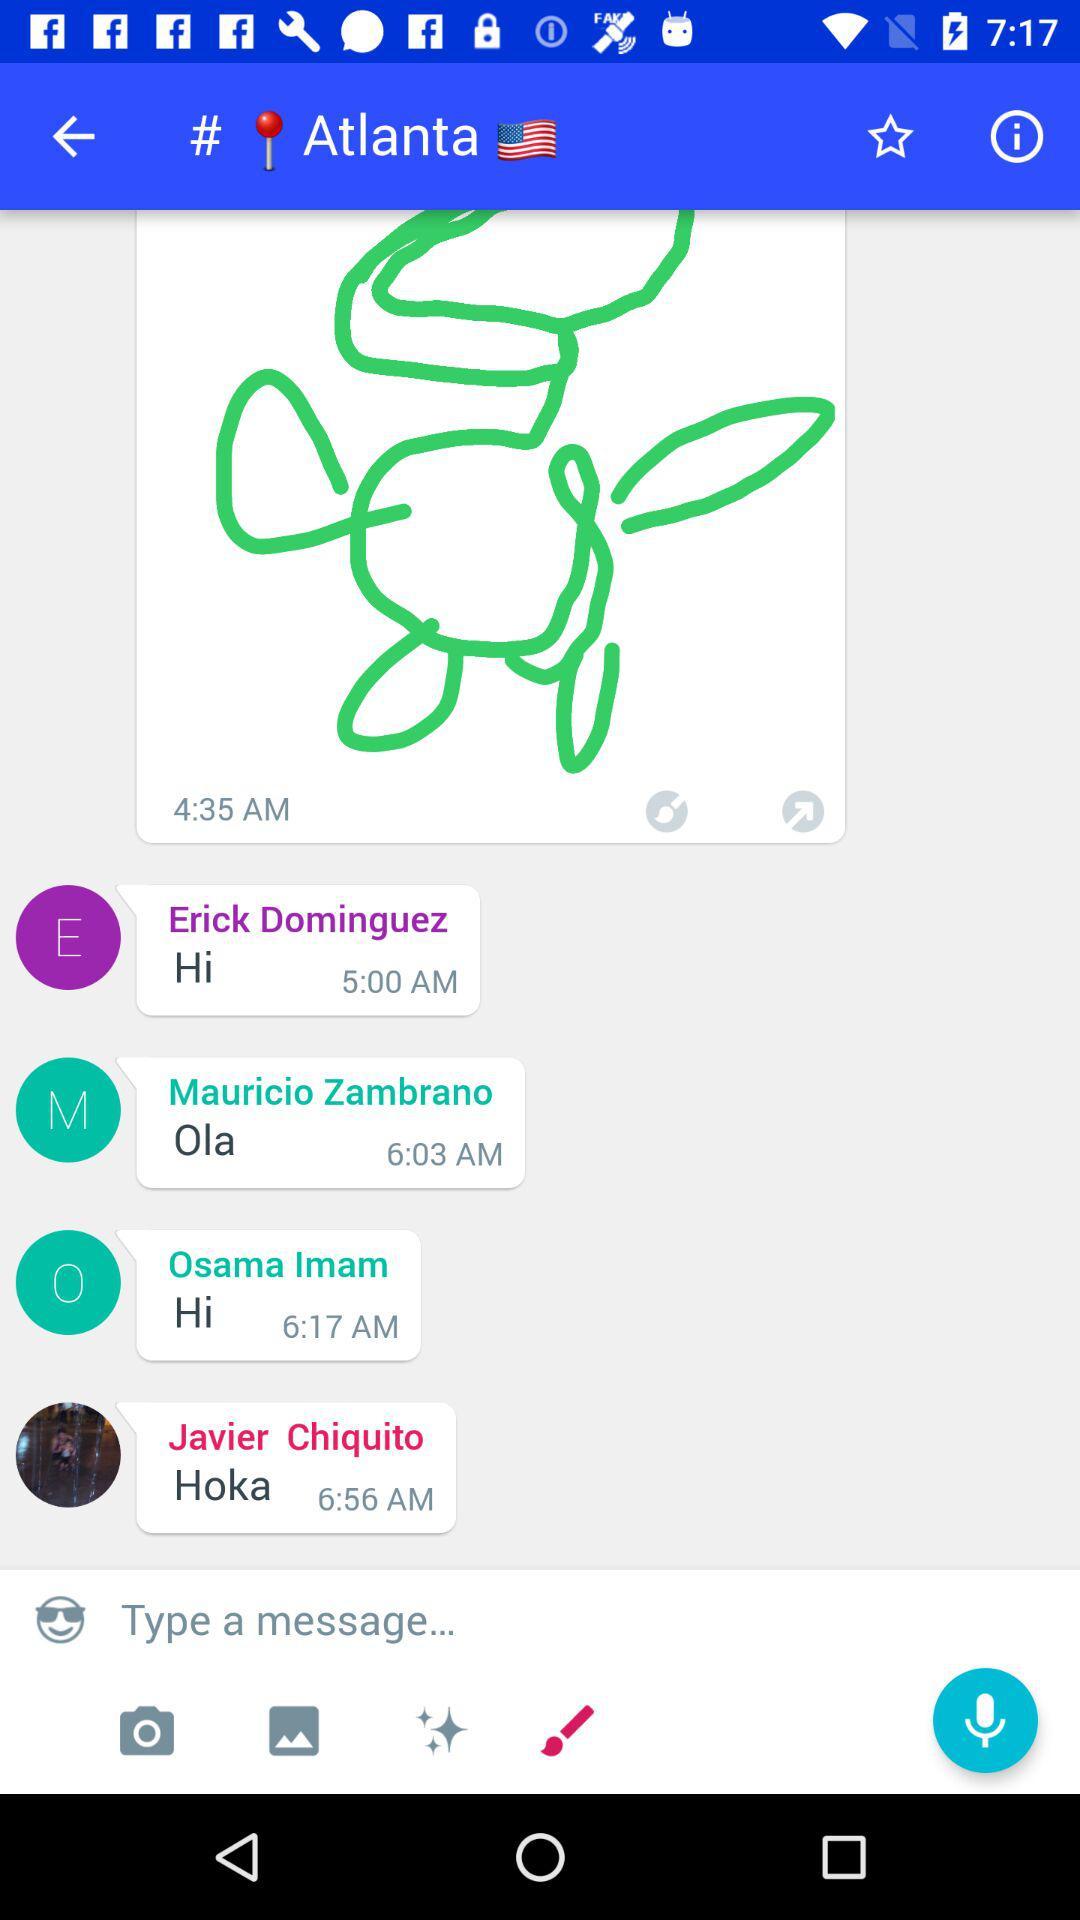 This screenshot has width=1080, height=1920. Describe the element at coordinates (439, 1730) in the screenshot. I see `the weather icon` at that location.